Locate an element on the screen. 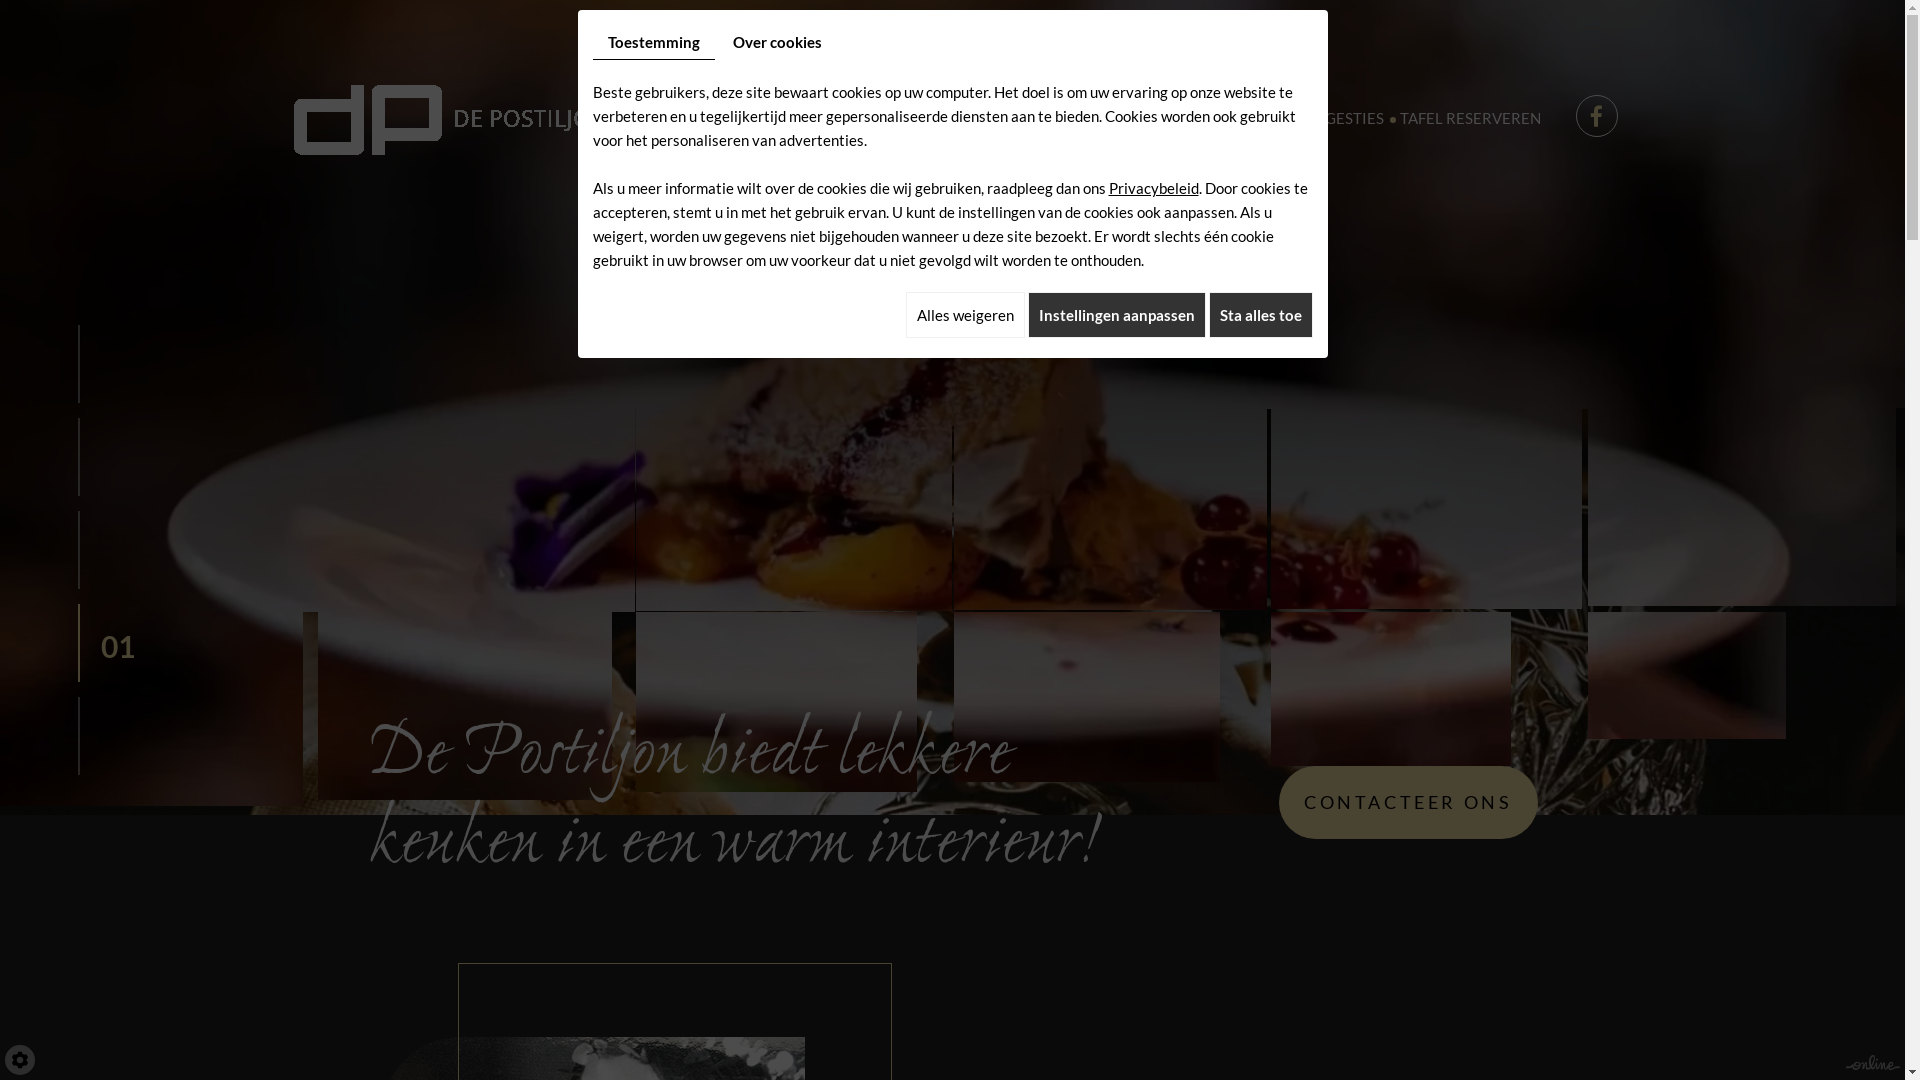  'TAFEL RESERVEREN' is located at coordinates (1391, 118).